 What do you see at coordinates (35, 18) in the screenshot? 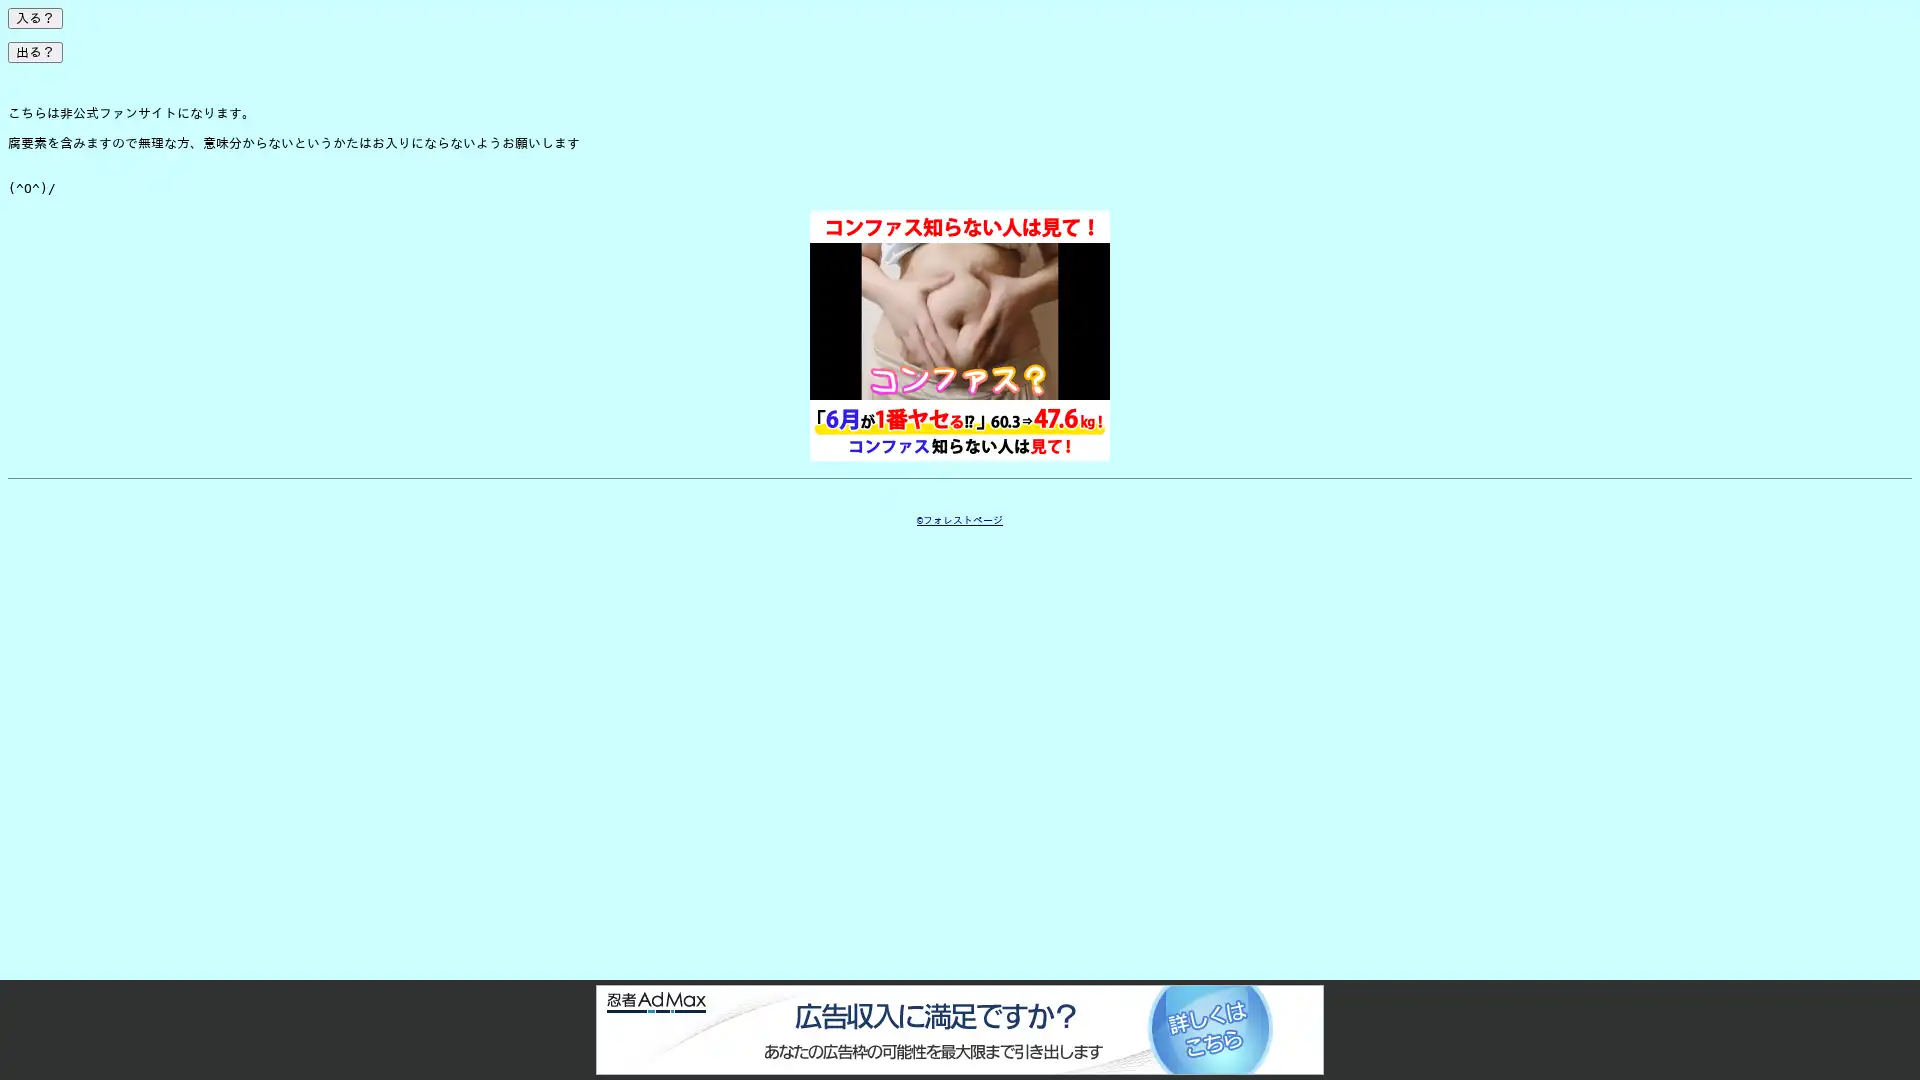
I see `?` at bounding box center [35, 18].